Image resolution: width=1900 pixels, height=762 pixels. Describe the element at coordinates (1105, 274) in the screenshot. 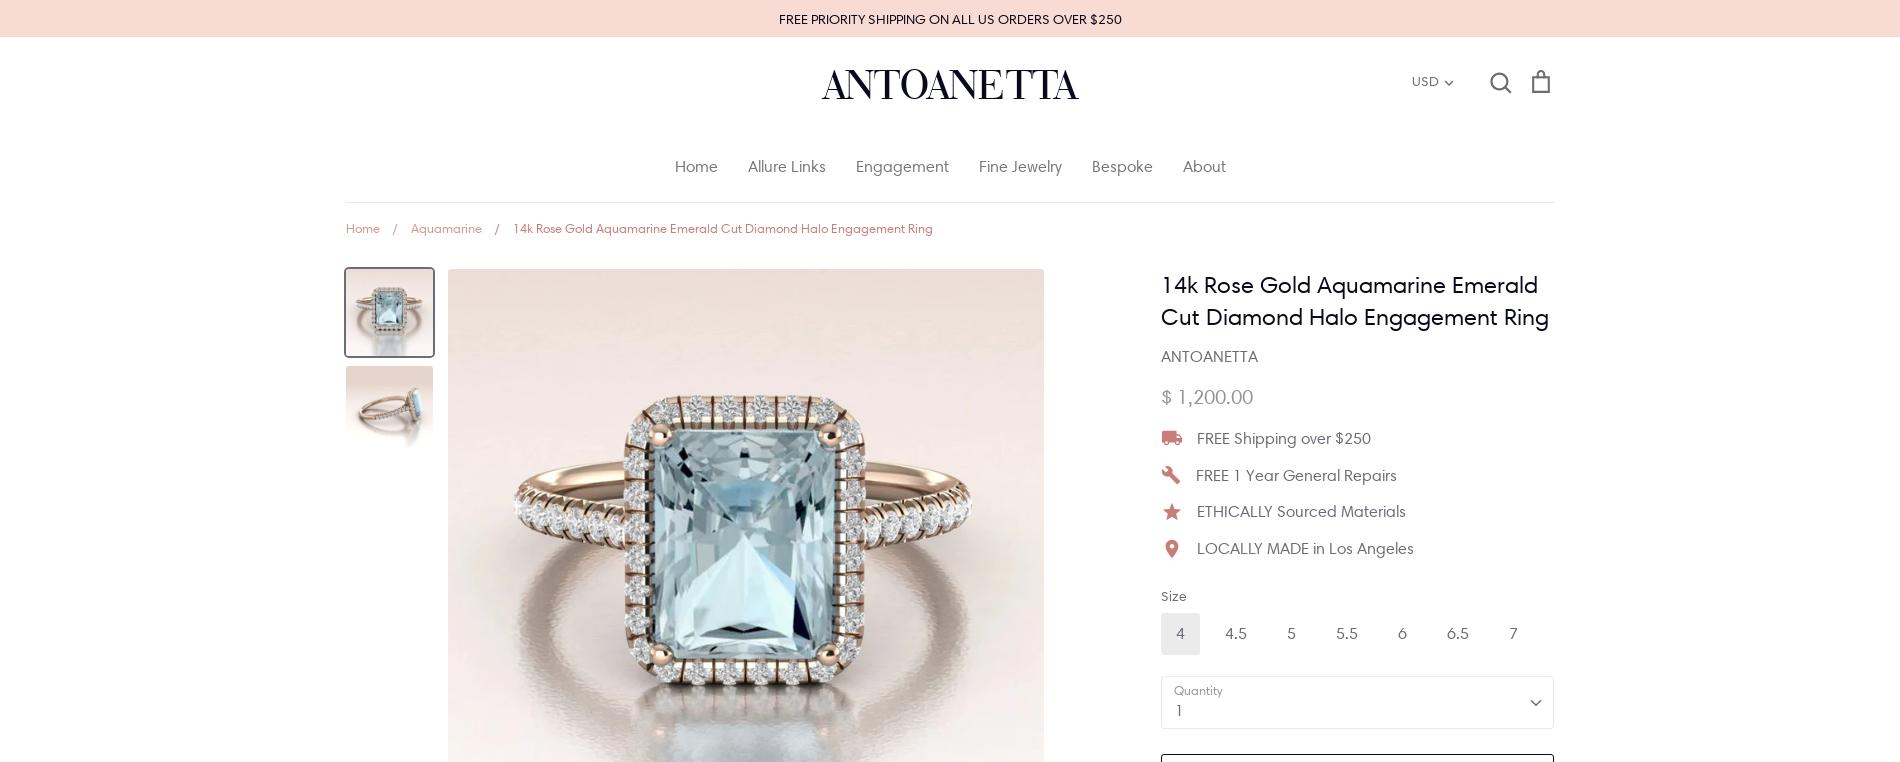

I see `'Round'` at that location.